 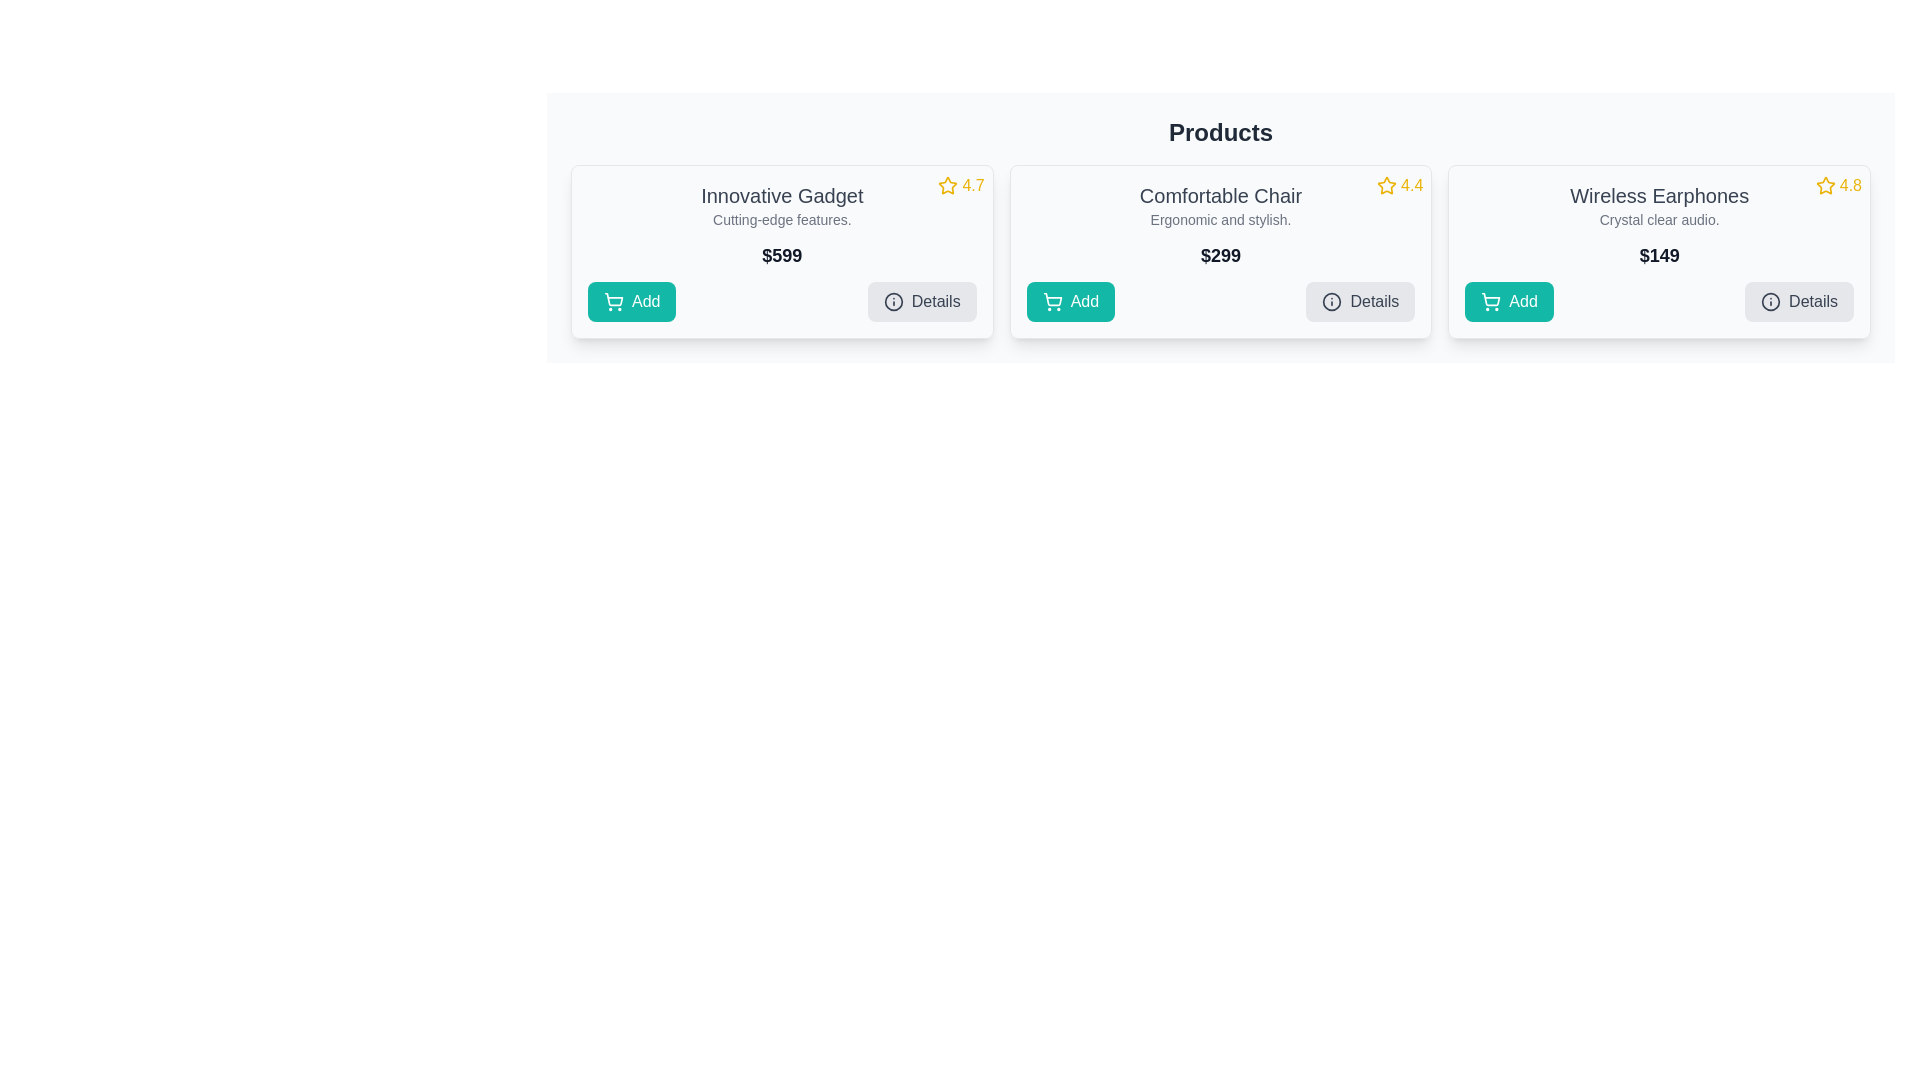 What do you see at coordinates (1219, 219) in the screenshot?
I see `the text label that provides supplementary information about the 'Comfortable Chair' product, located directly beneath its title within the card layout` at bounding box center [1219, 219].